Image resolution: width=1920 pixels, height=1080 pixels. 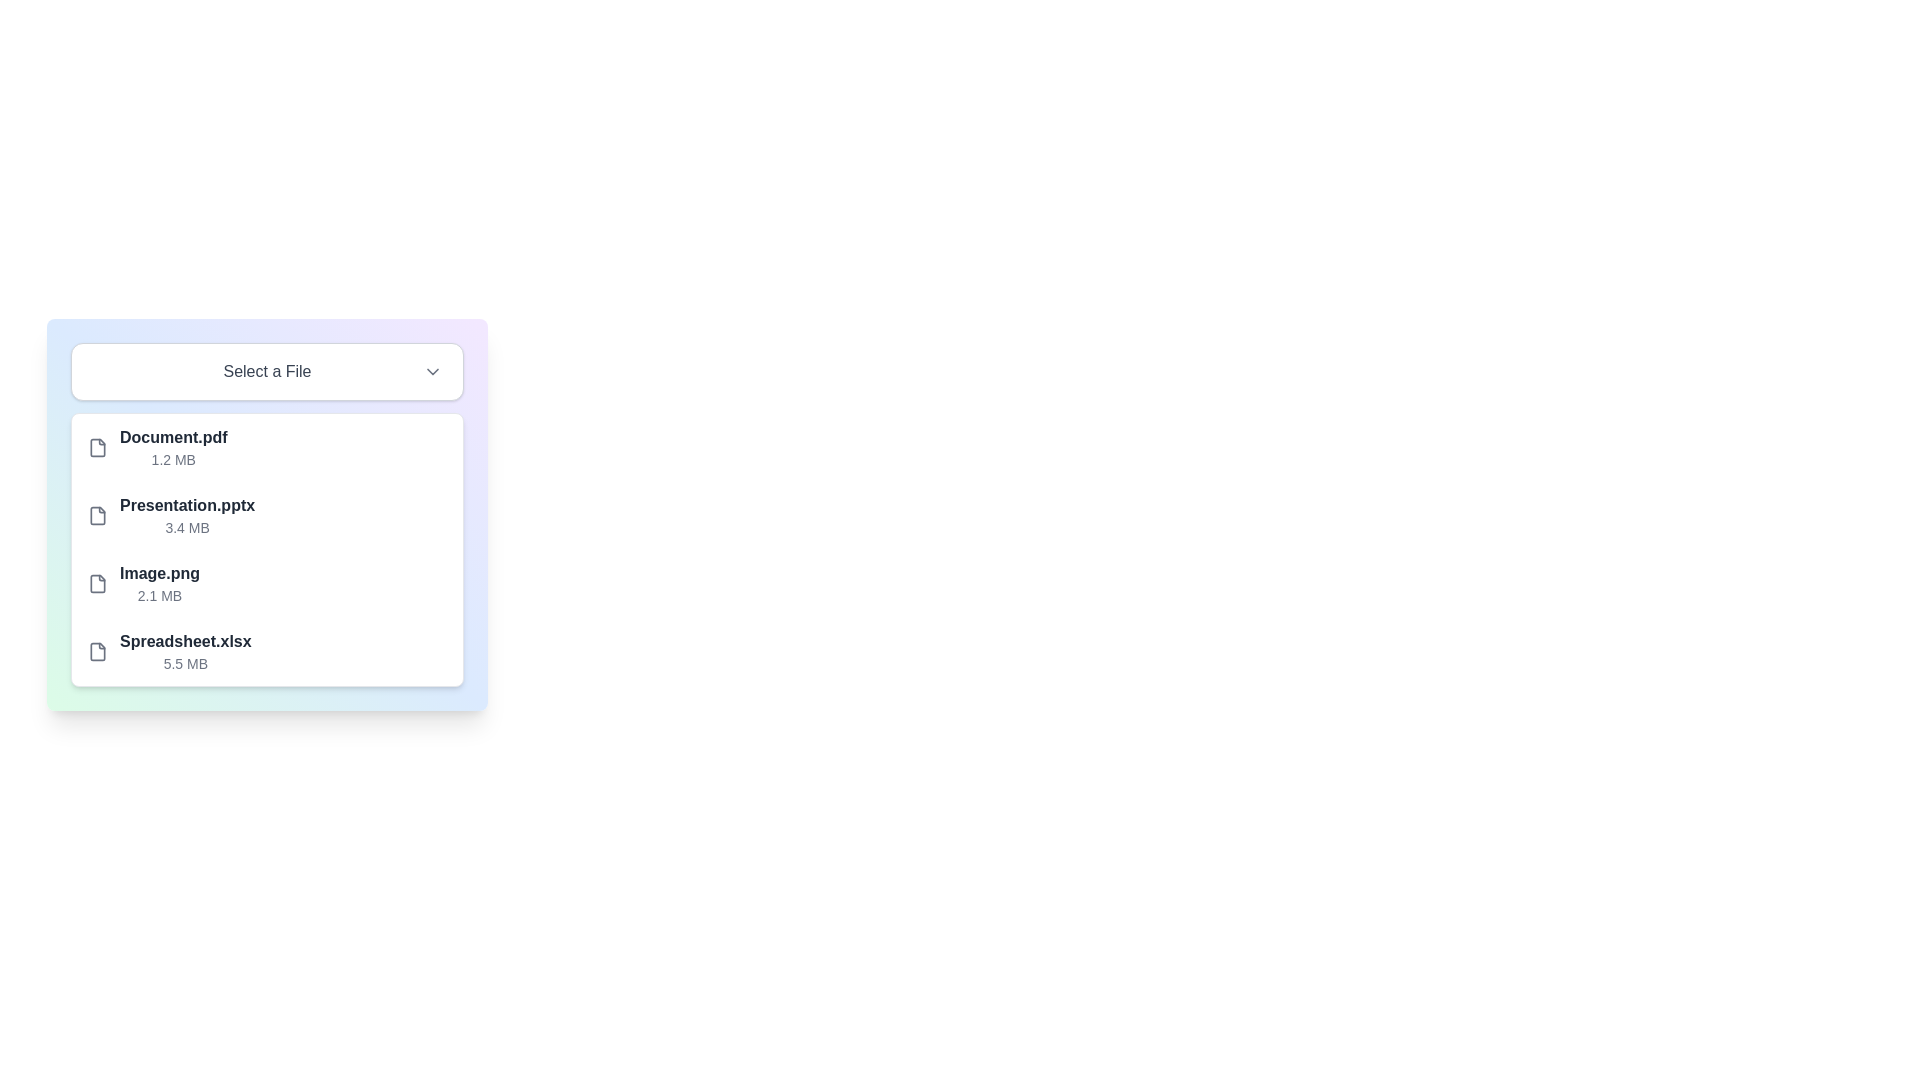 What do you see at coordinates (266, 514) in the screenshot?
I see `the second entry in the file list titled 'Presentation.pptx'` at bounding box center [266, 514].